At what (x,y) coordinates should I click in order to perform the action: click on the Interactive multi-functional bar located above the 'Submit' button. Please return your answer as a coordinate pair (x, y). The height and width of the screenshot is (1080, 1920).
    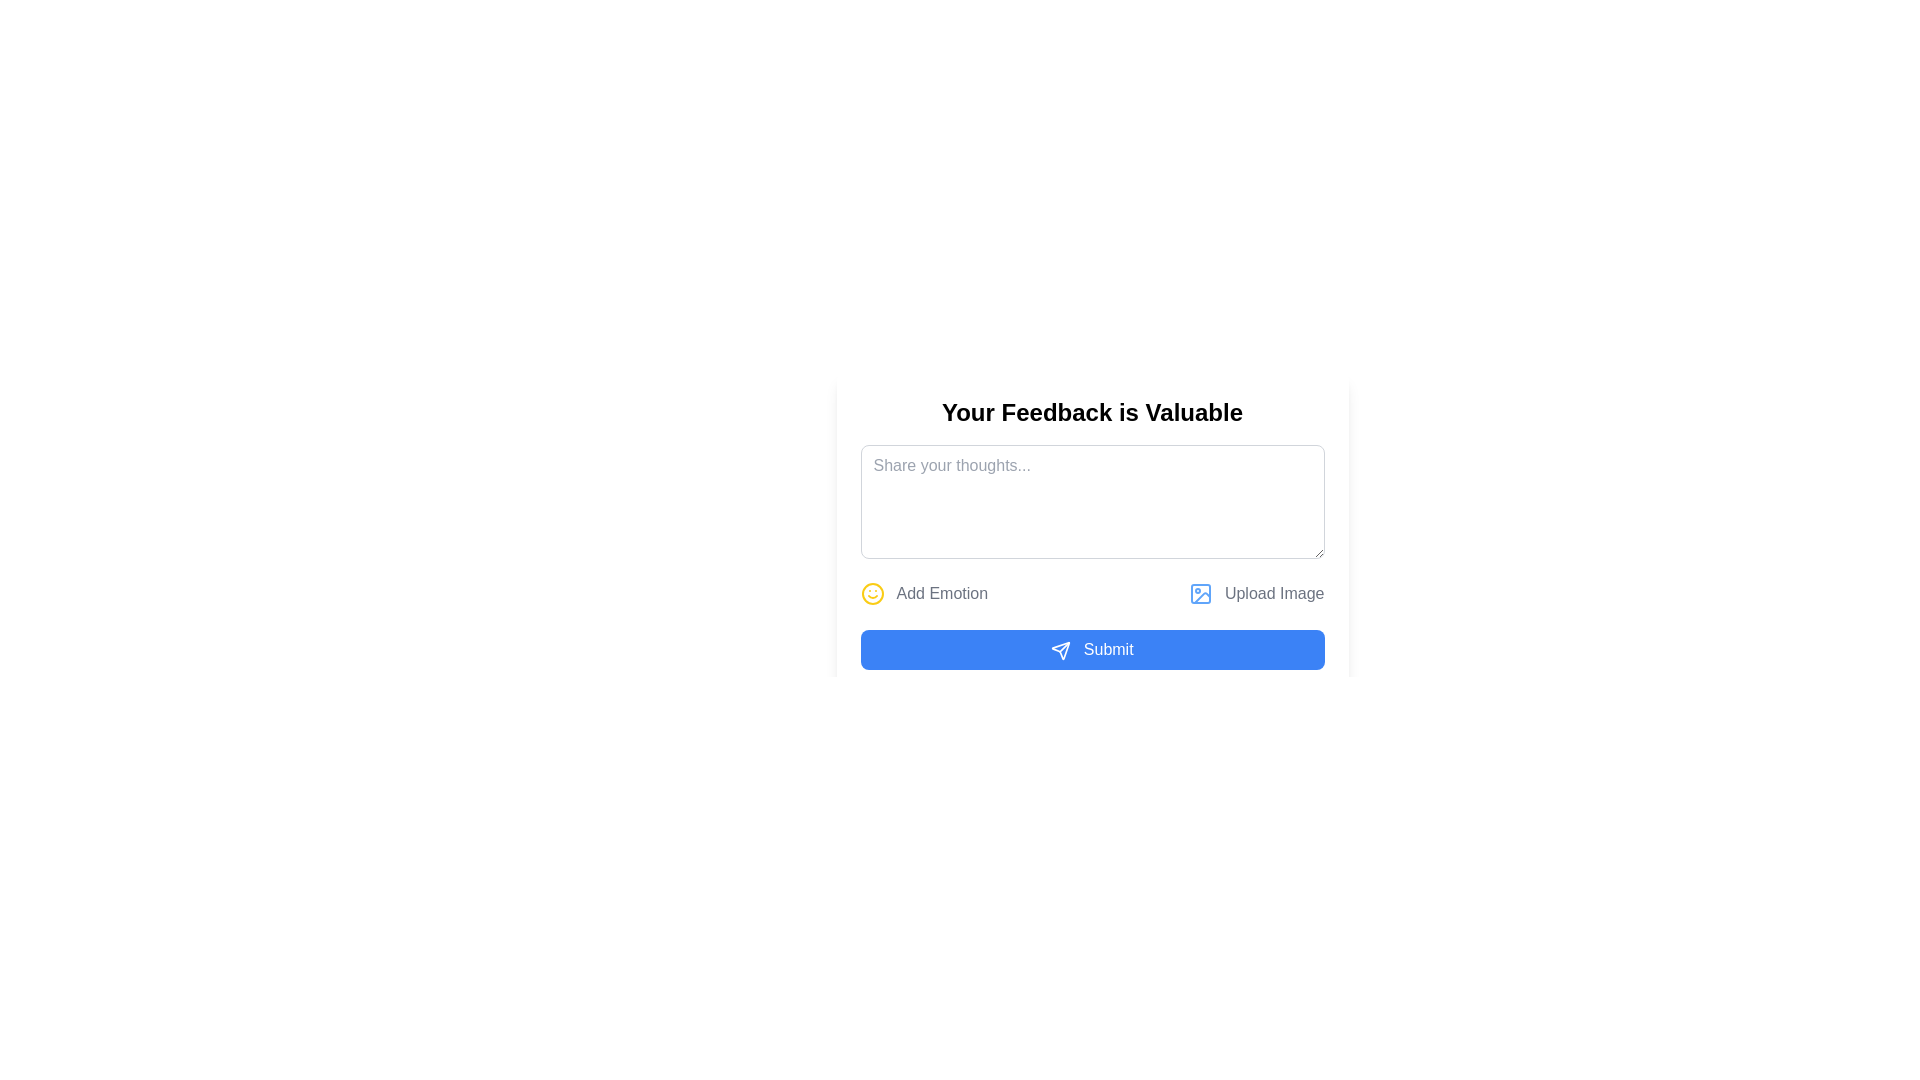
    Looking at the image, I should click on (1091, 593).